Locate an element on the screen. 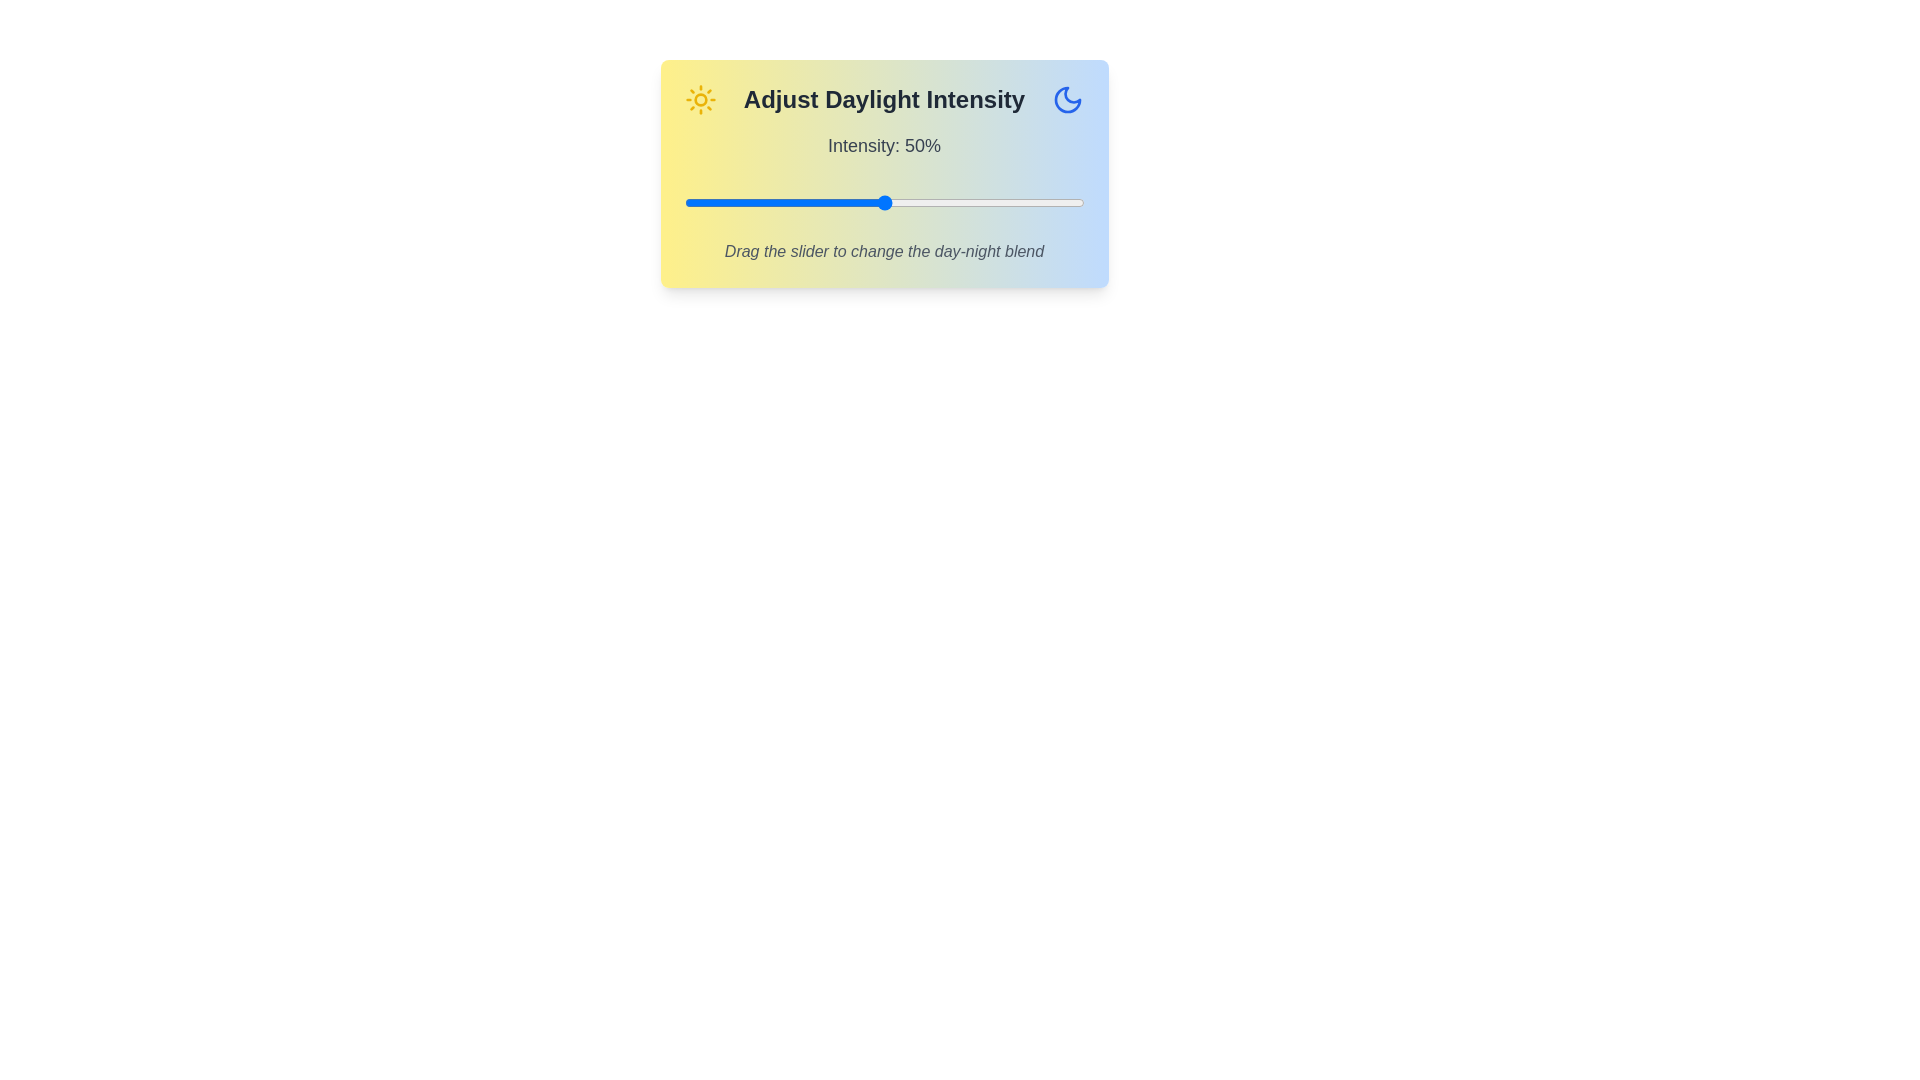 This screenshot has height=1080, width=1920. the sun icon to interact with it is located at coordinates (700, 100).